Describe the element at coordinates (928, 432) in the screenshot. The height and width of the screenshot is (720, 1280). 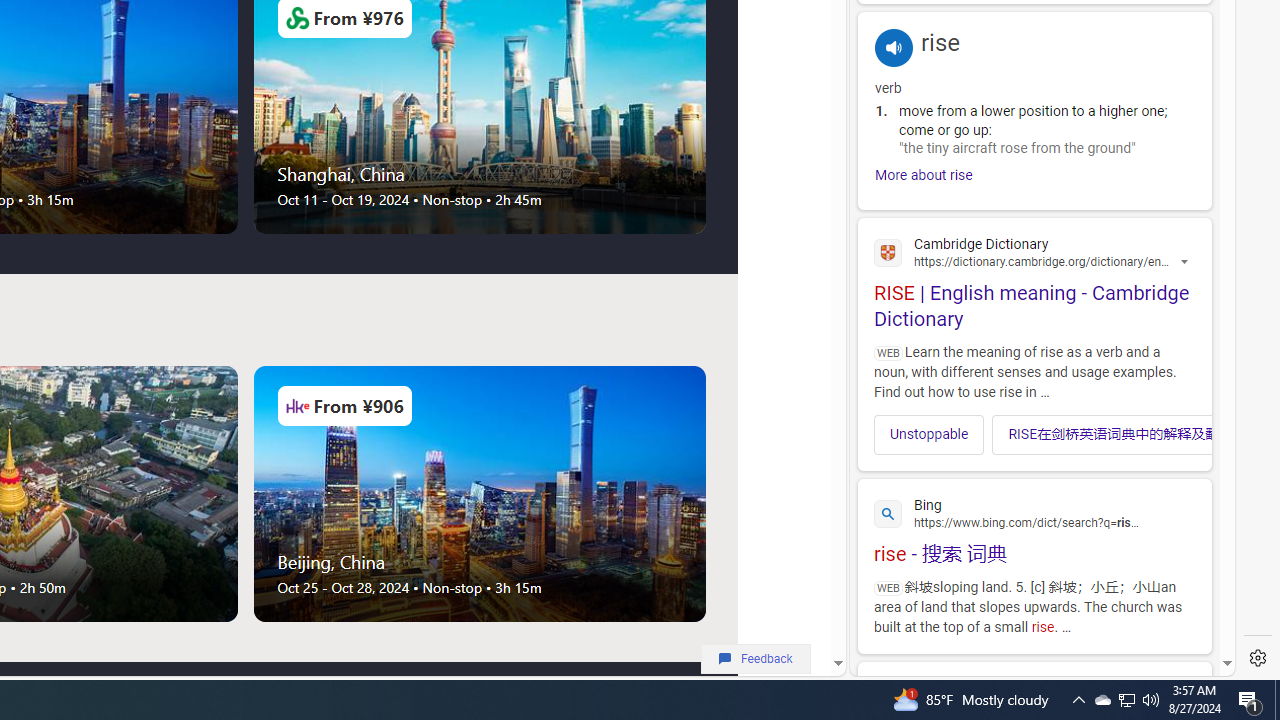
I see `'Unstoppable'` at that location.